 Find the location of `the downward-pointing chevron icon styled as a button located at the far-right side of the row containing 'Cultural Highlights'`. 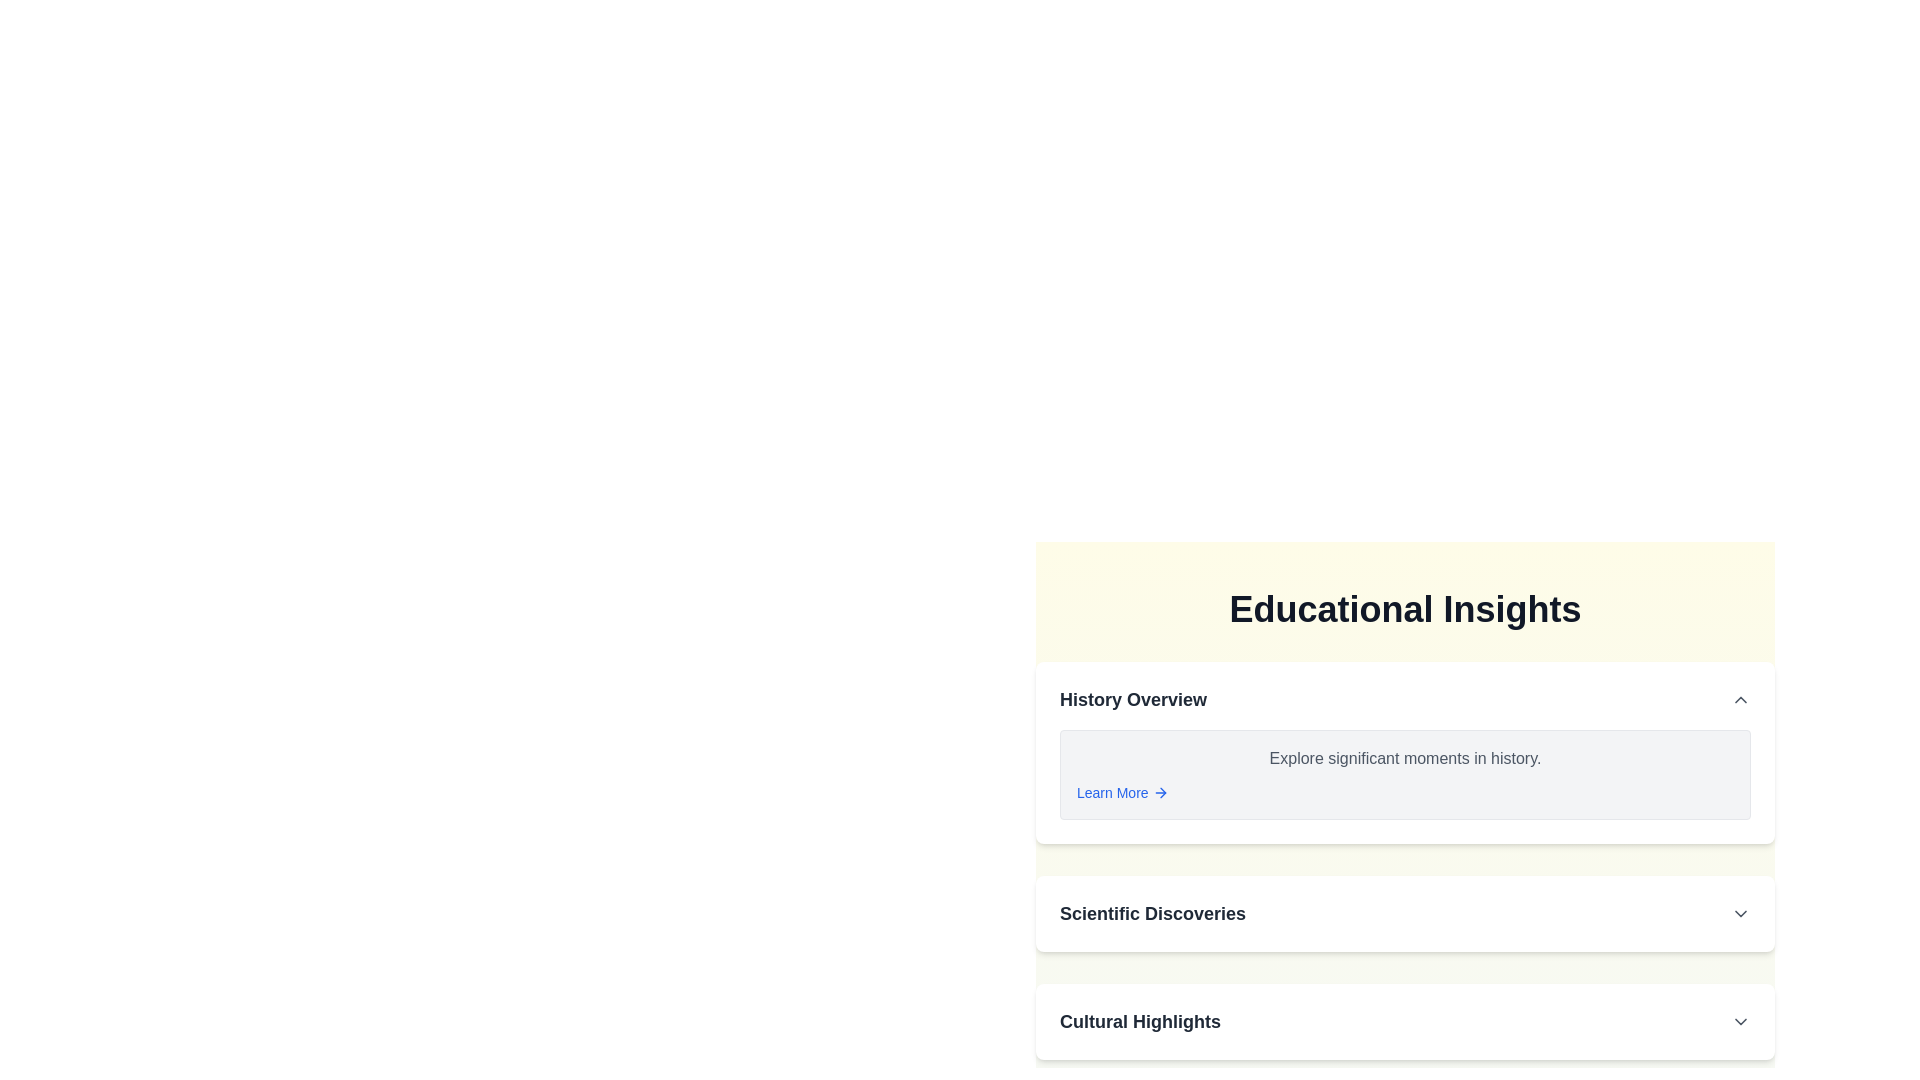

the downward-pointing chevron icon styled as a button located at the far-right side of the row containing 'Cultural Highlights' is located at coordinates (1740, 1022).